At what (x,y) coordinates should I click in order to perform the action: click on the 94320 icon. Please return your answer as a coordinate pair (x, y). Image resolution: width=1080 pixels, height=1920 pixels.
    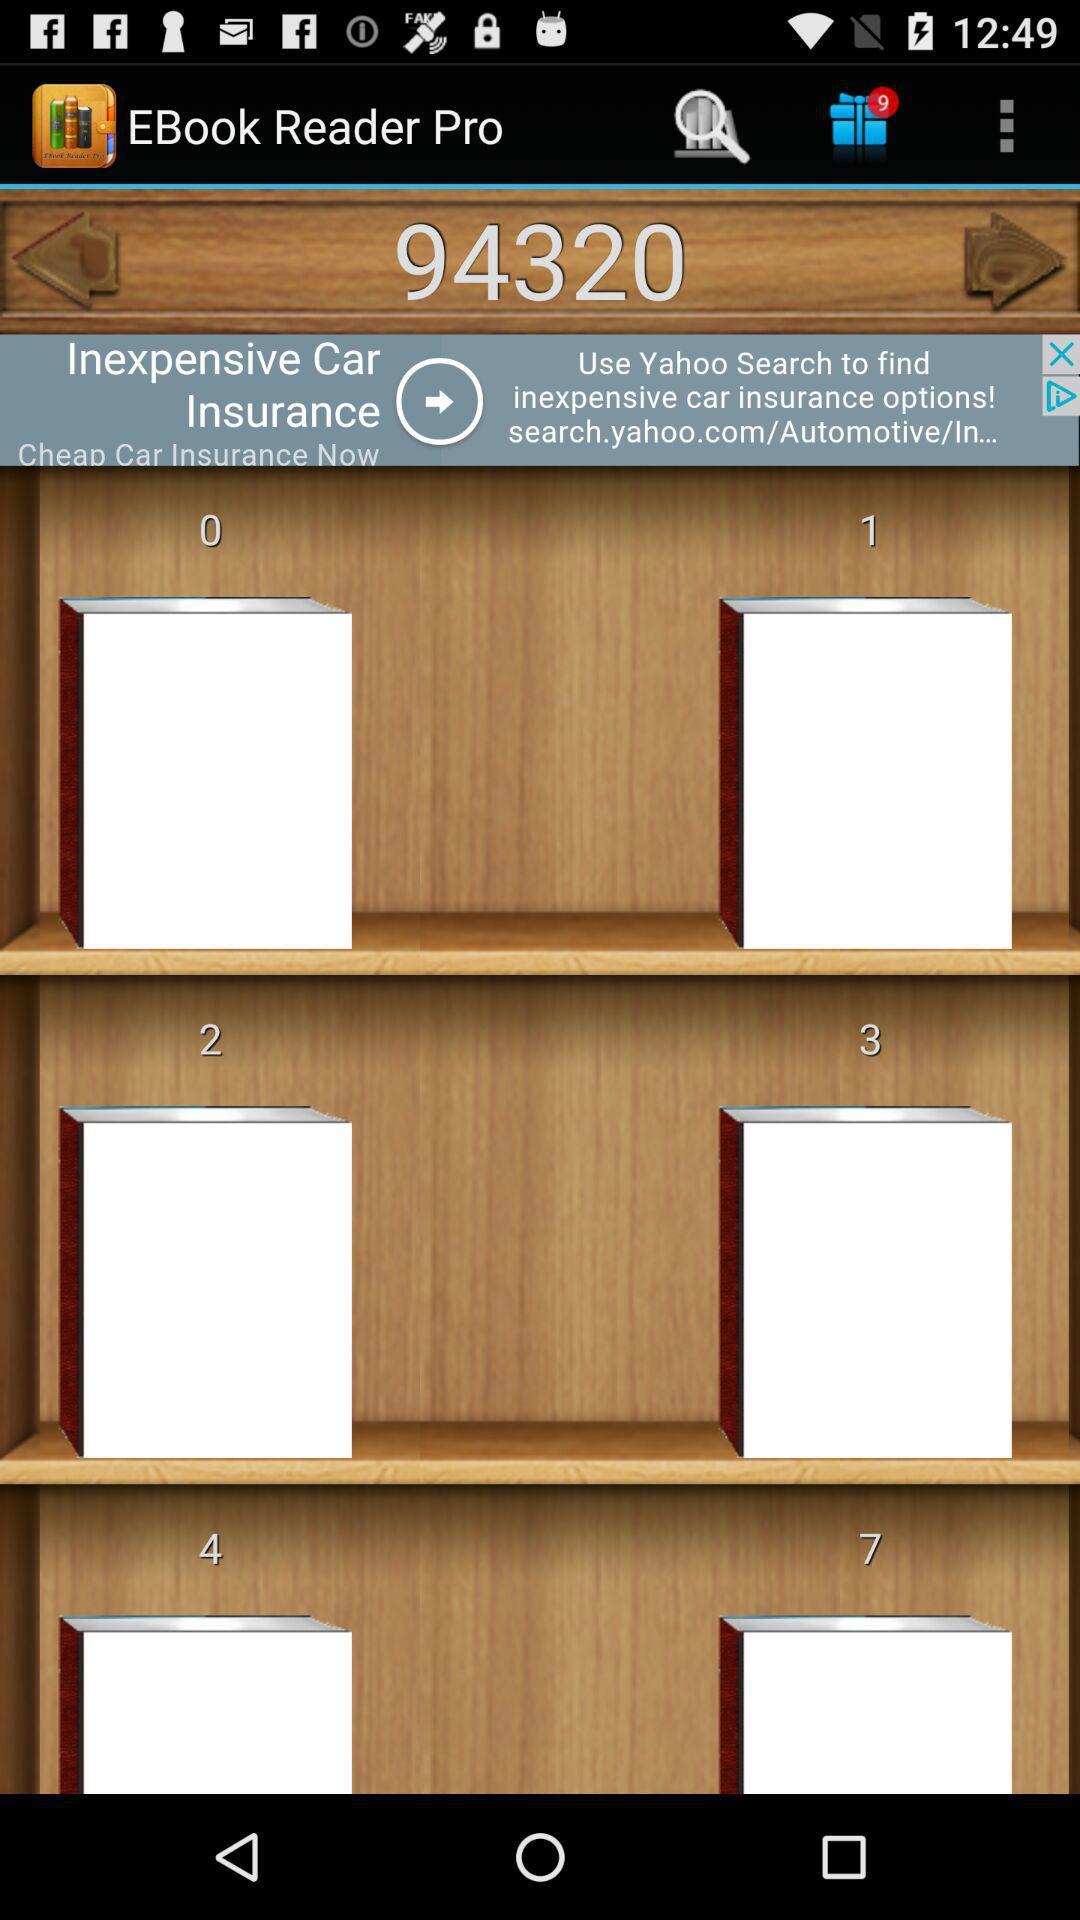
    Looking at the image, I should click on (540, 257).